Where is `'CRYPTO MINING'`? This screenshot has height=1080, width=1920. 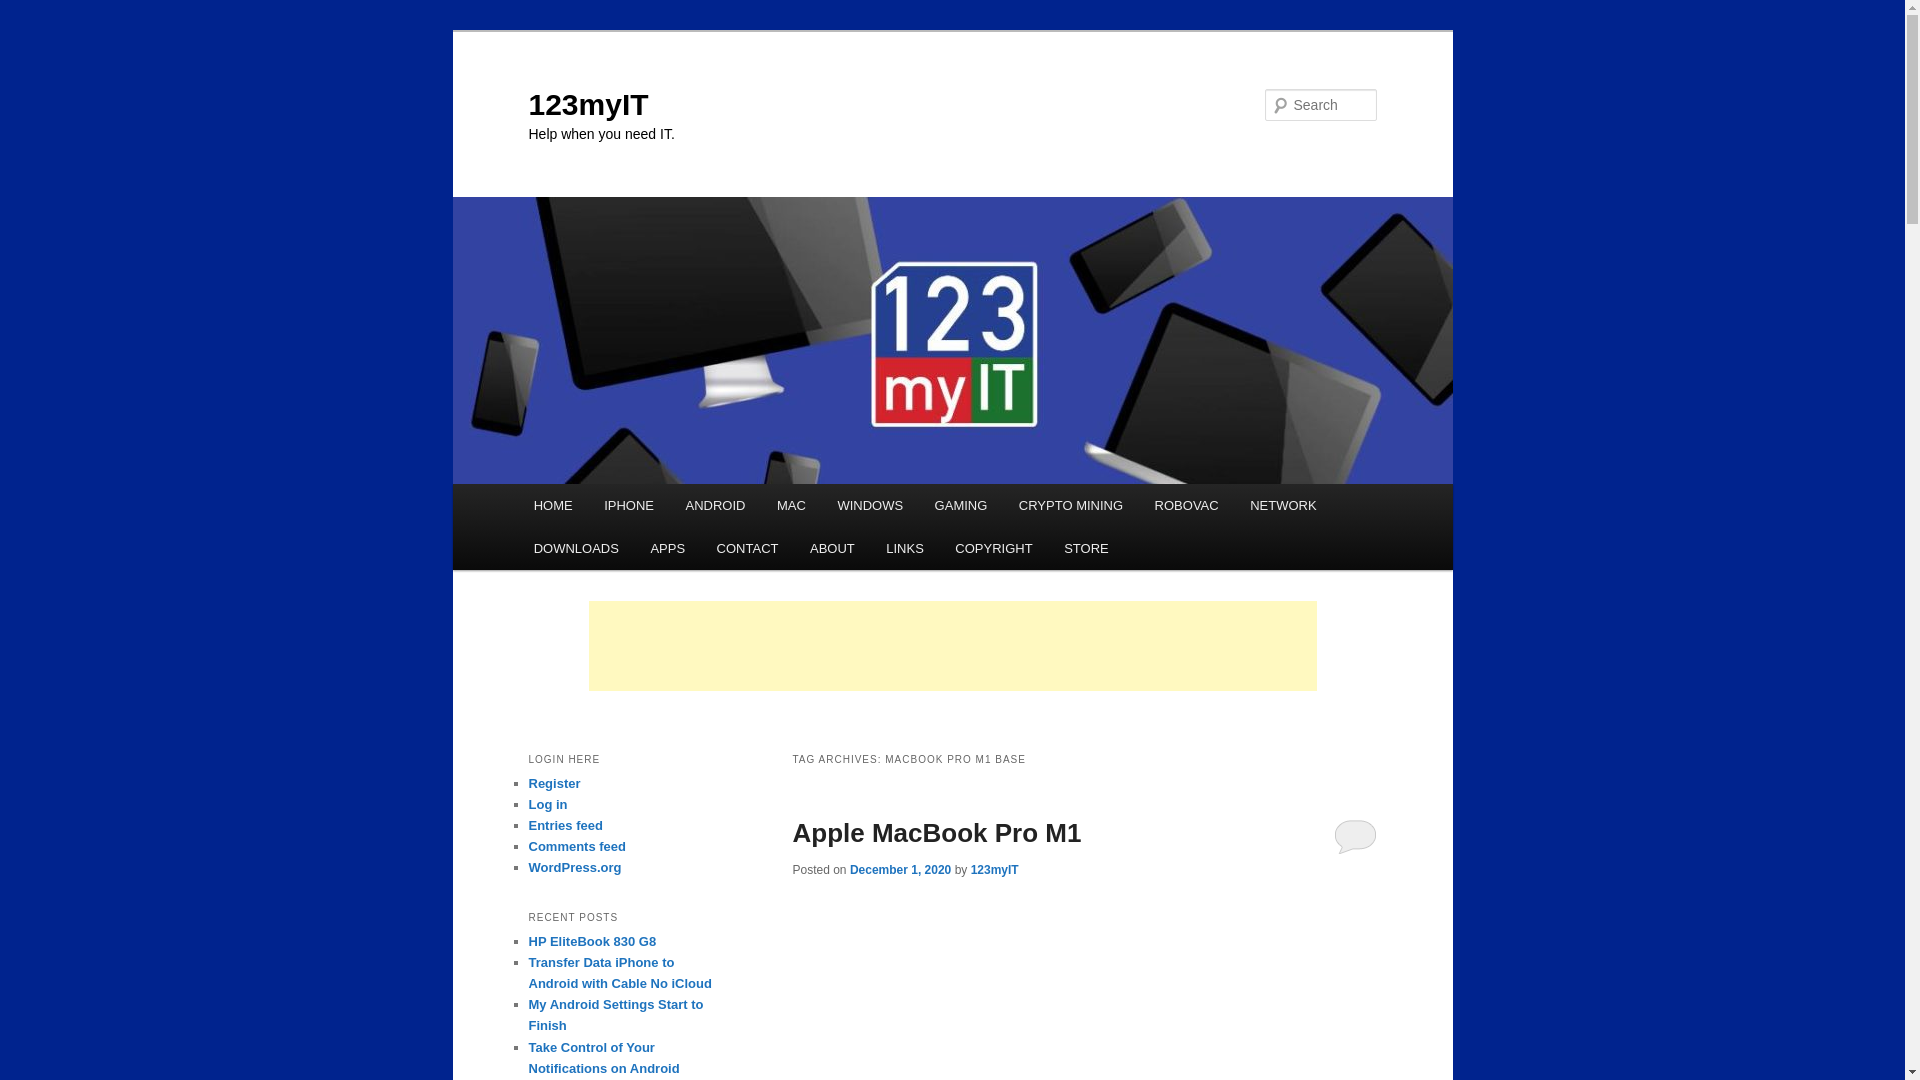
'CRYPTO MINING' is located at coordinates (1069, 504).